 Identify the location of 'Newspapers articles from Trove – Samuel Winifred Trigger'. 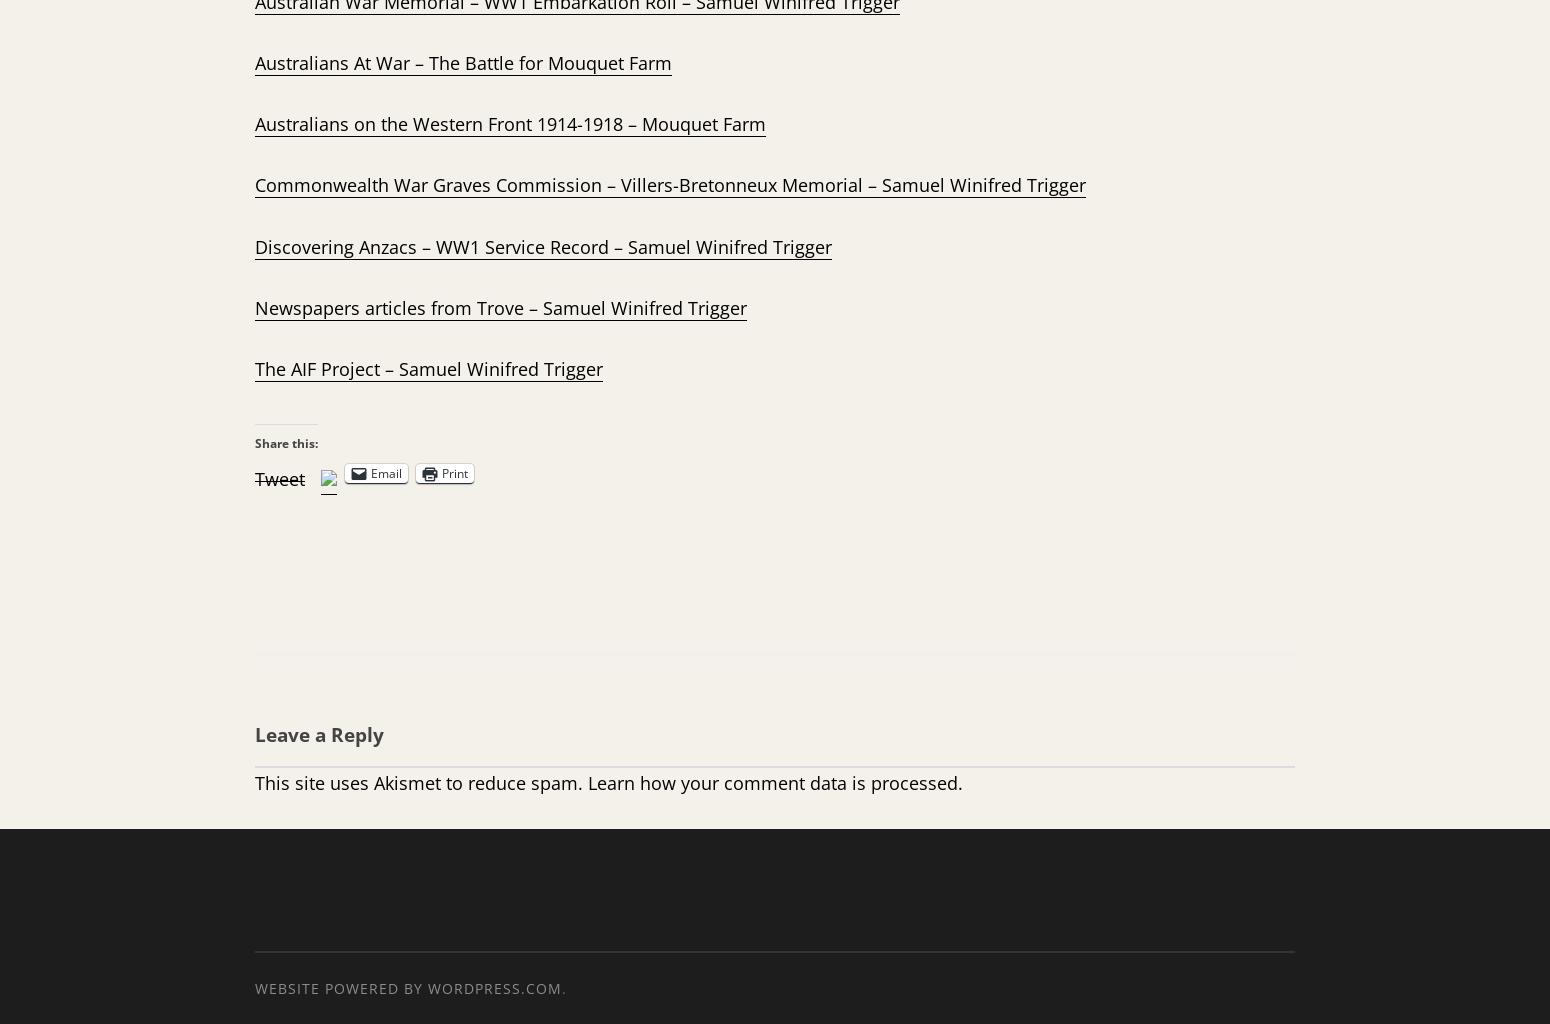
(499, 305).